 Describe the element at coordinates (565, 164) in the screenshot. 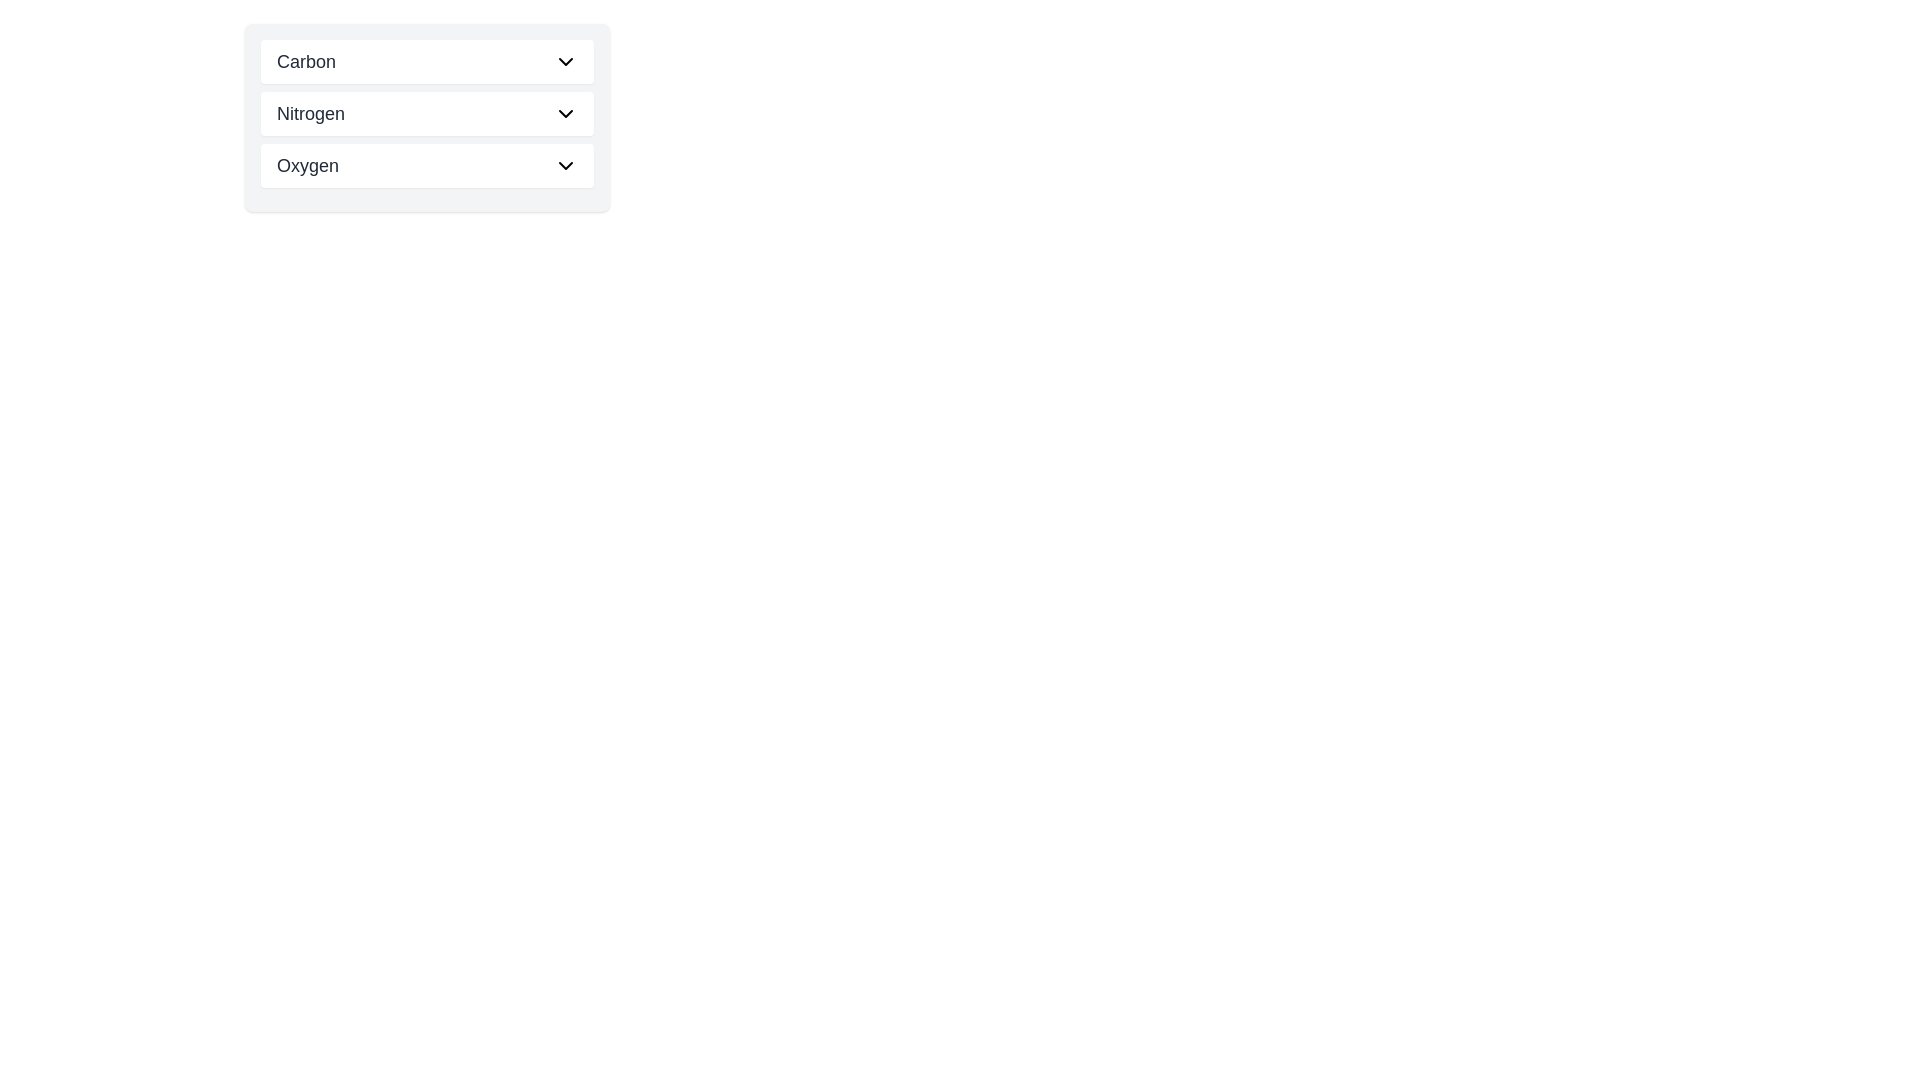

I see `the chevron icon associated with the 'Oxygen' button` at that location.